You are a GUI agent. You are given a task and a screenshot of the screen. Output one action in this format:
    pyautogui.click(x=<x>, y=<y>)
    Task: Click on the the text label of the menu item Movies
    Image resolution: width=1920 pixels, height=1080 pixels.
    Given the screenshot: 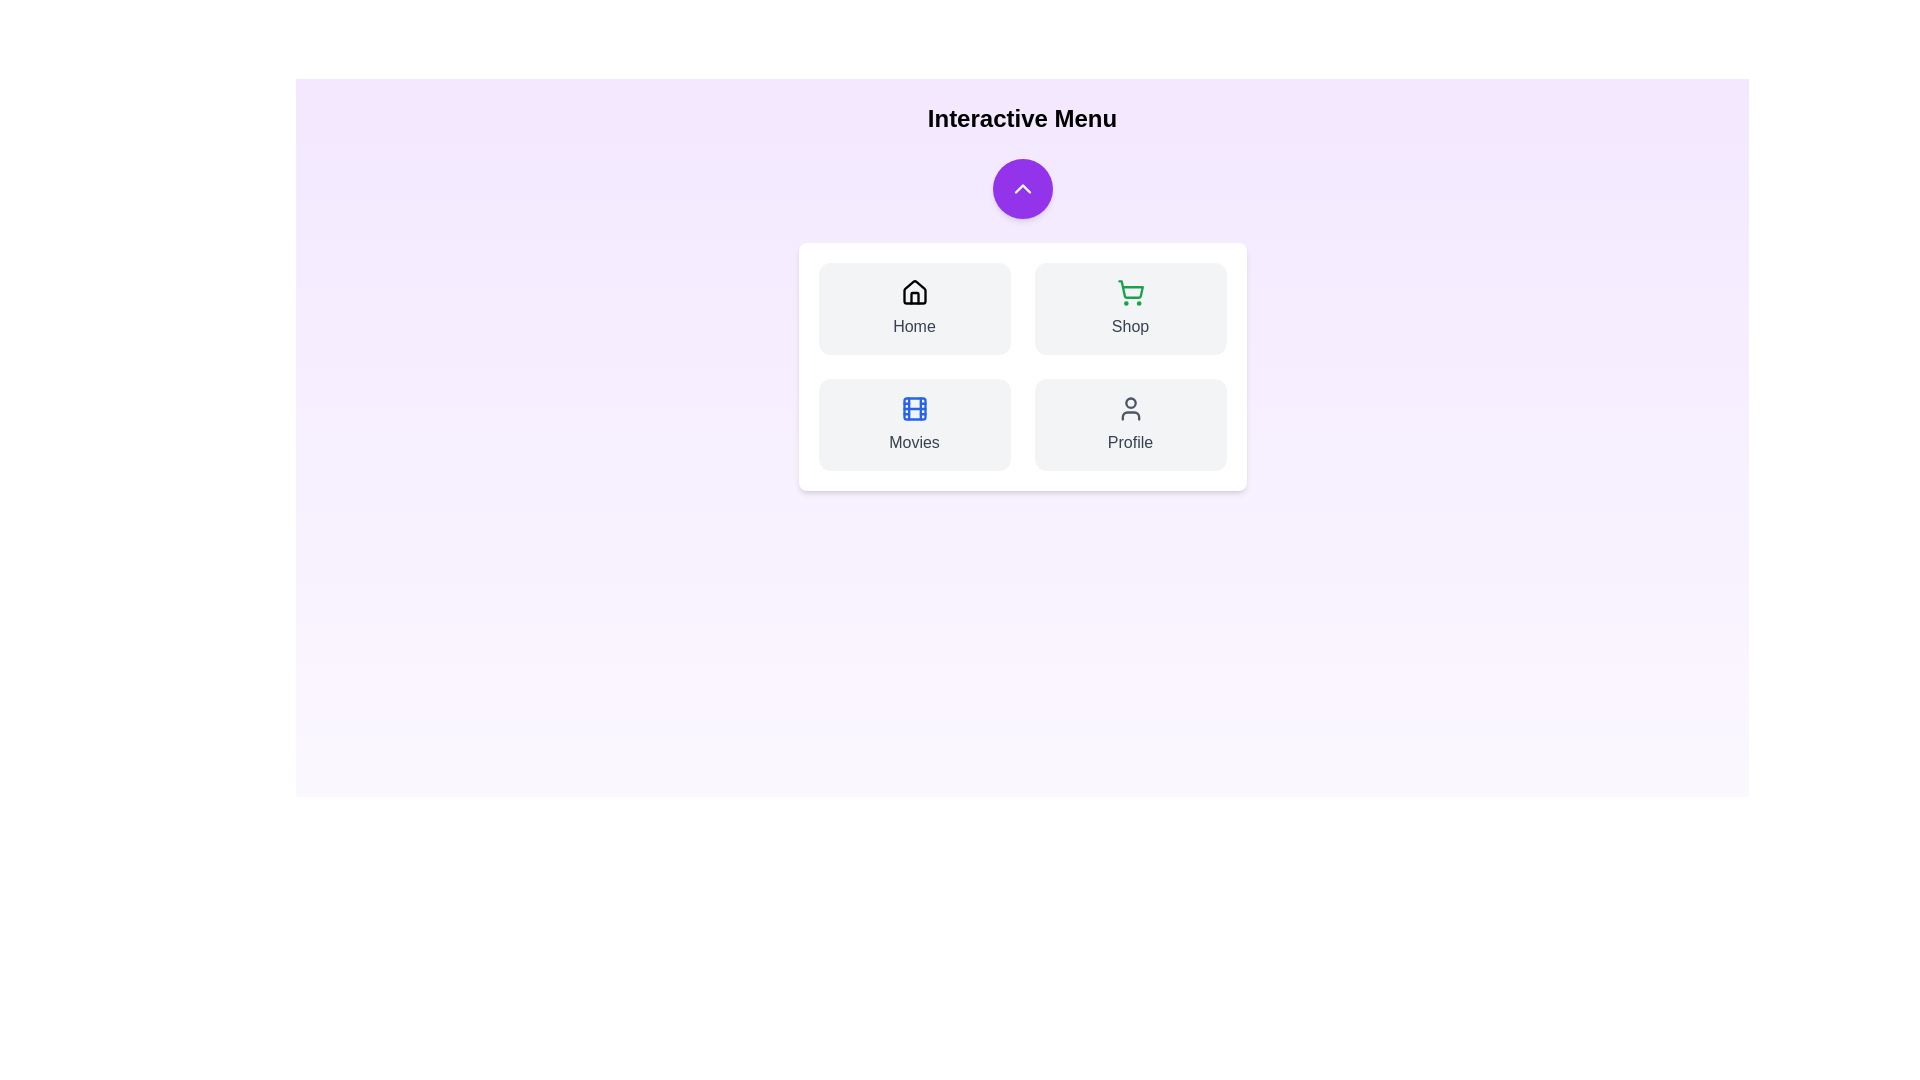 What is the action you would take?
    pyautogui.click(x=913, y=442)
    